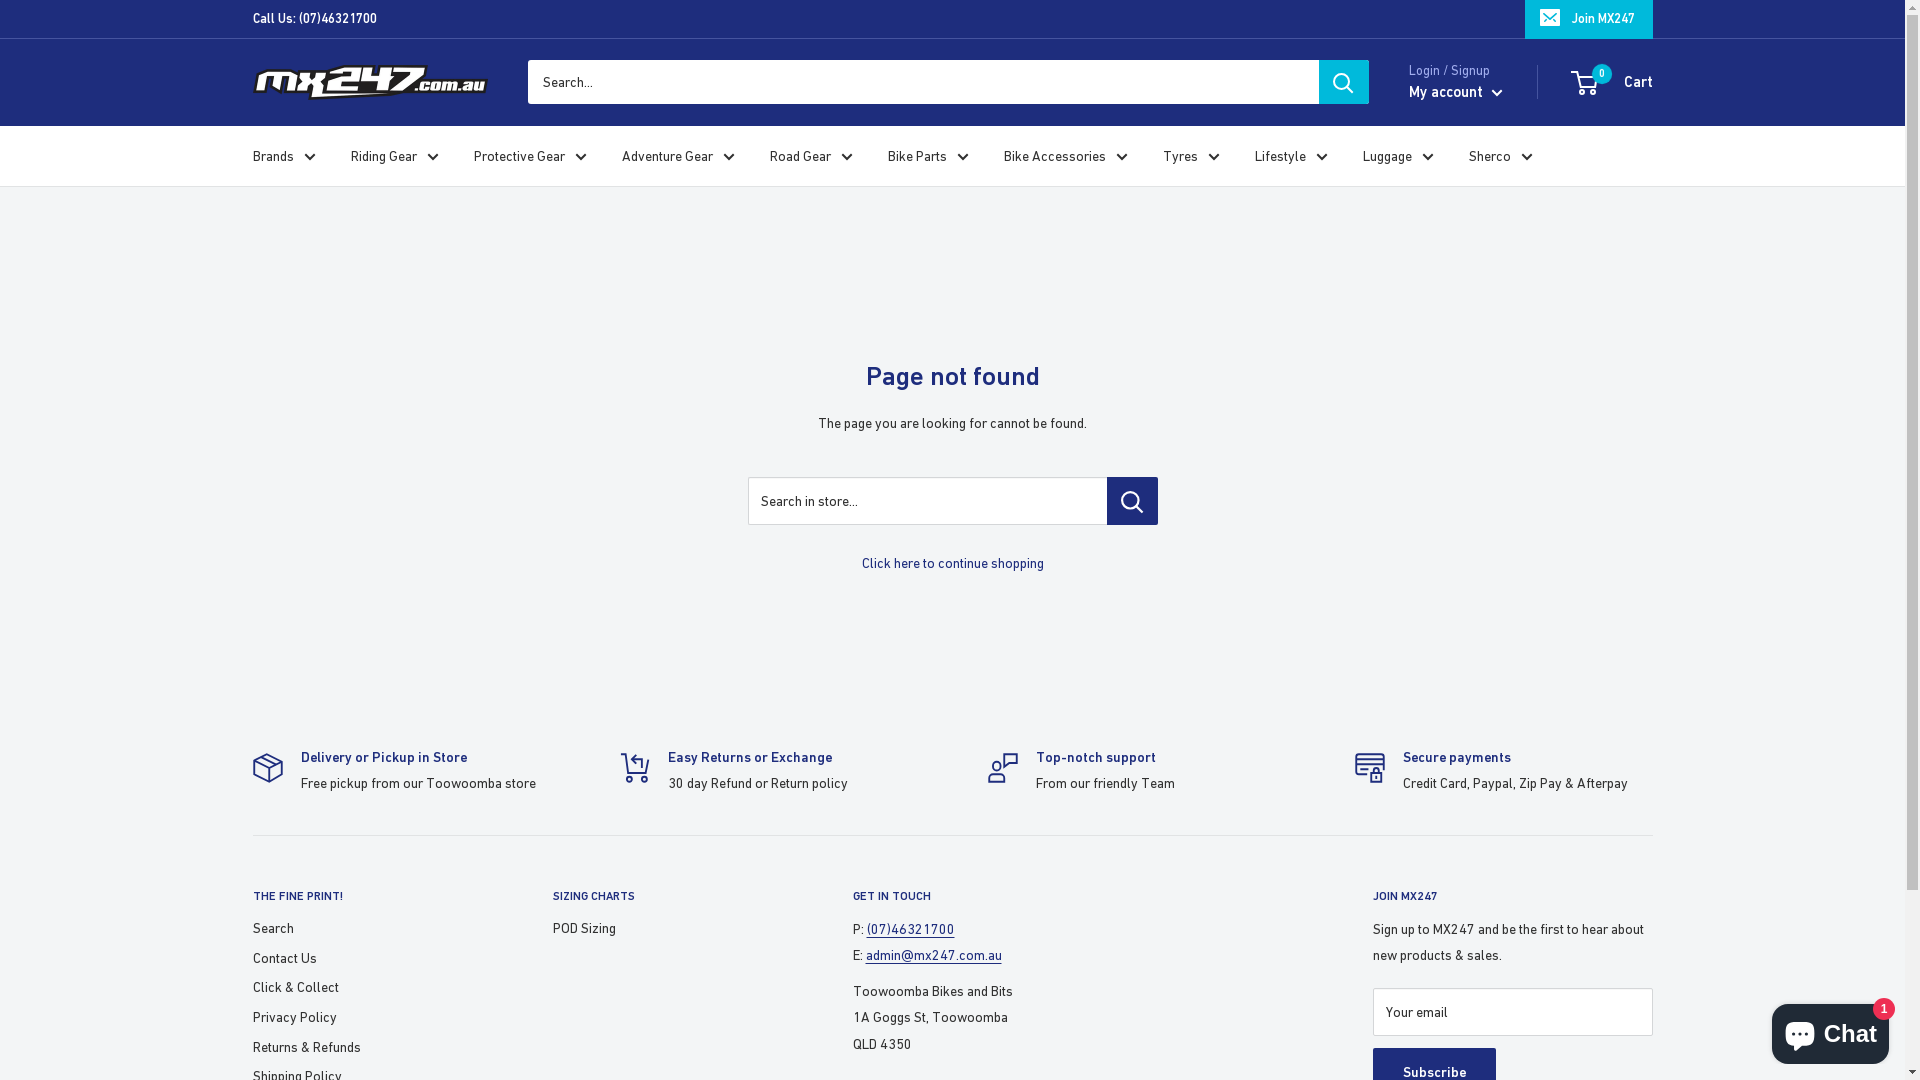  Describe the element at coordinates (1190, 154) in the screenshot. I see `'Tyres'` at that location.